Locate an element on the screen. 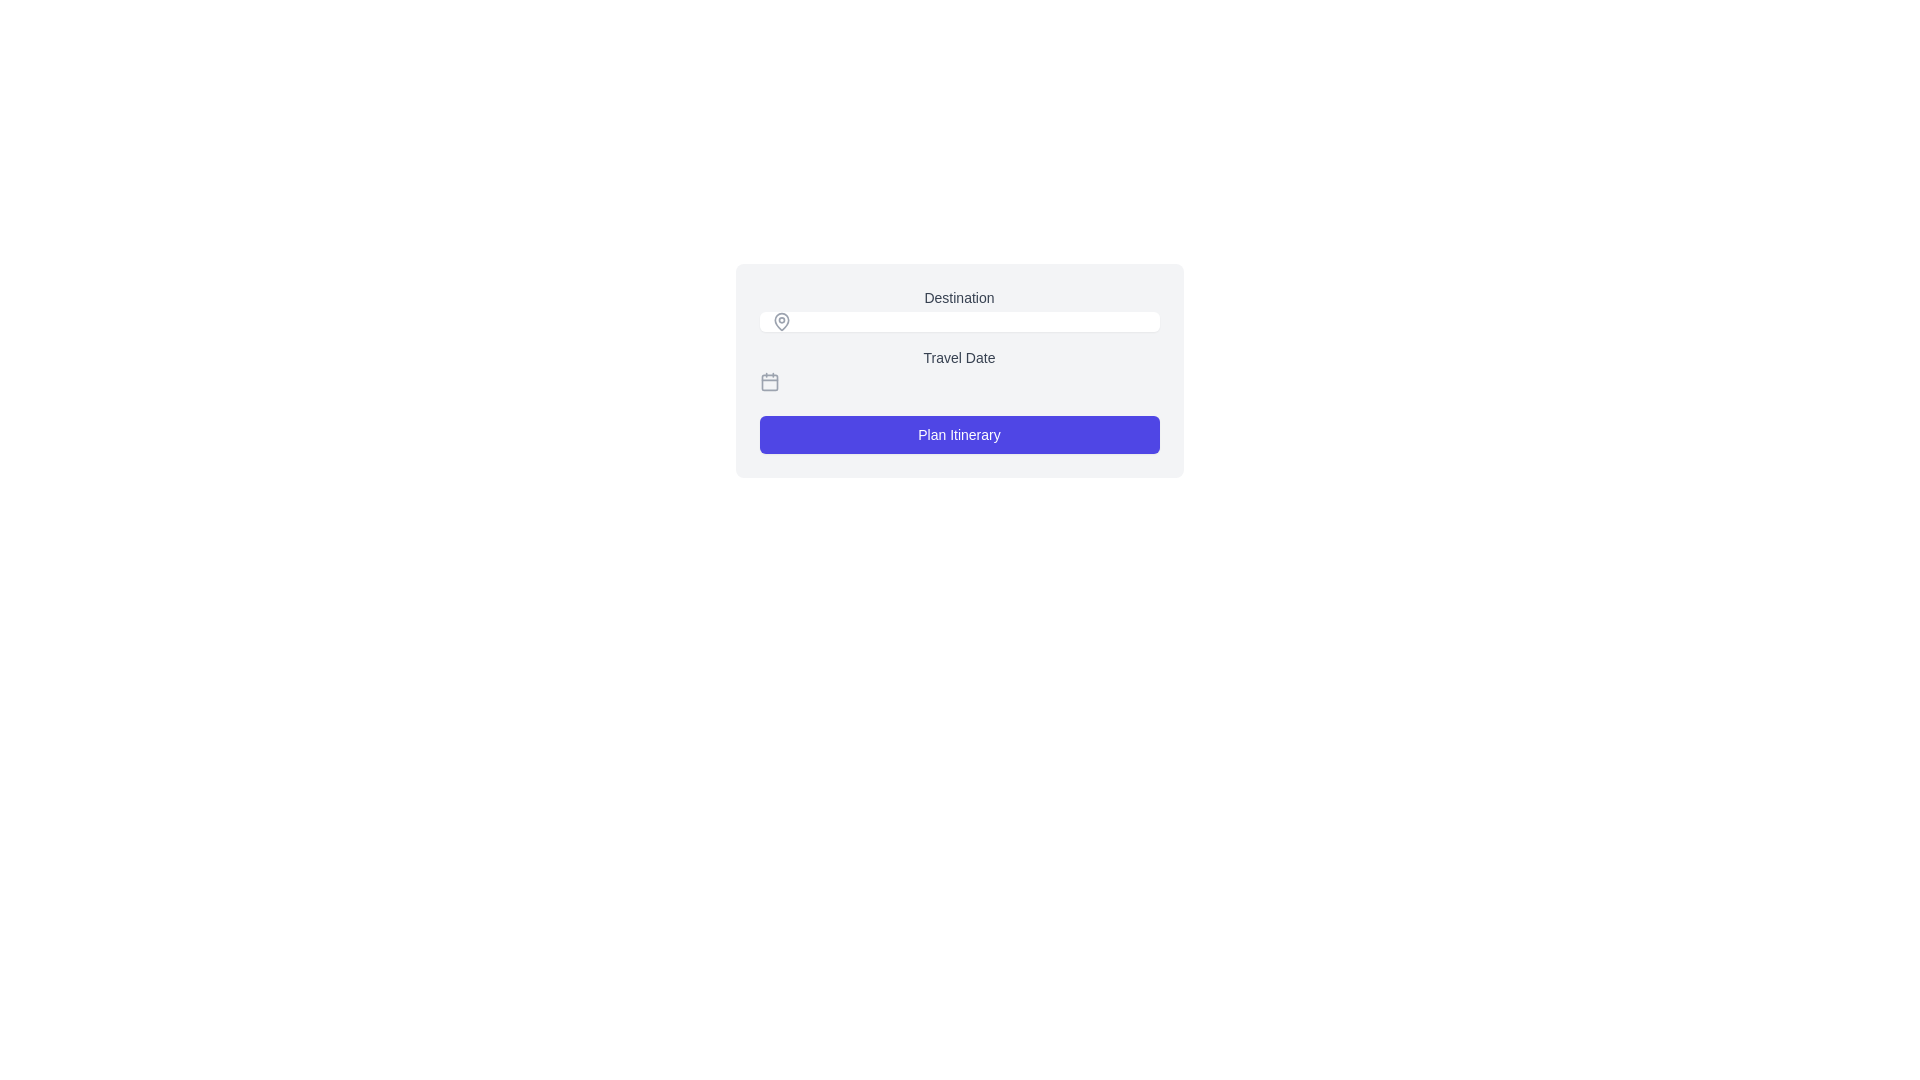 The image size is (1920, 1080). the calendar icon represented by an SVG rectangle with rounded corners, which is part of the interactive form under the 'Travel Date' text is located at coordinates (768, 382).